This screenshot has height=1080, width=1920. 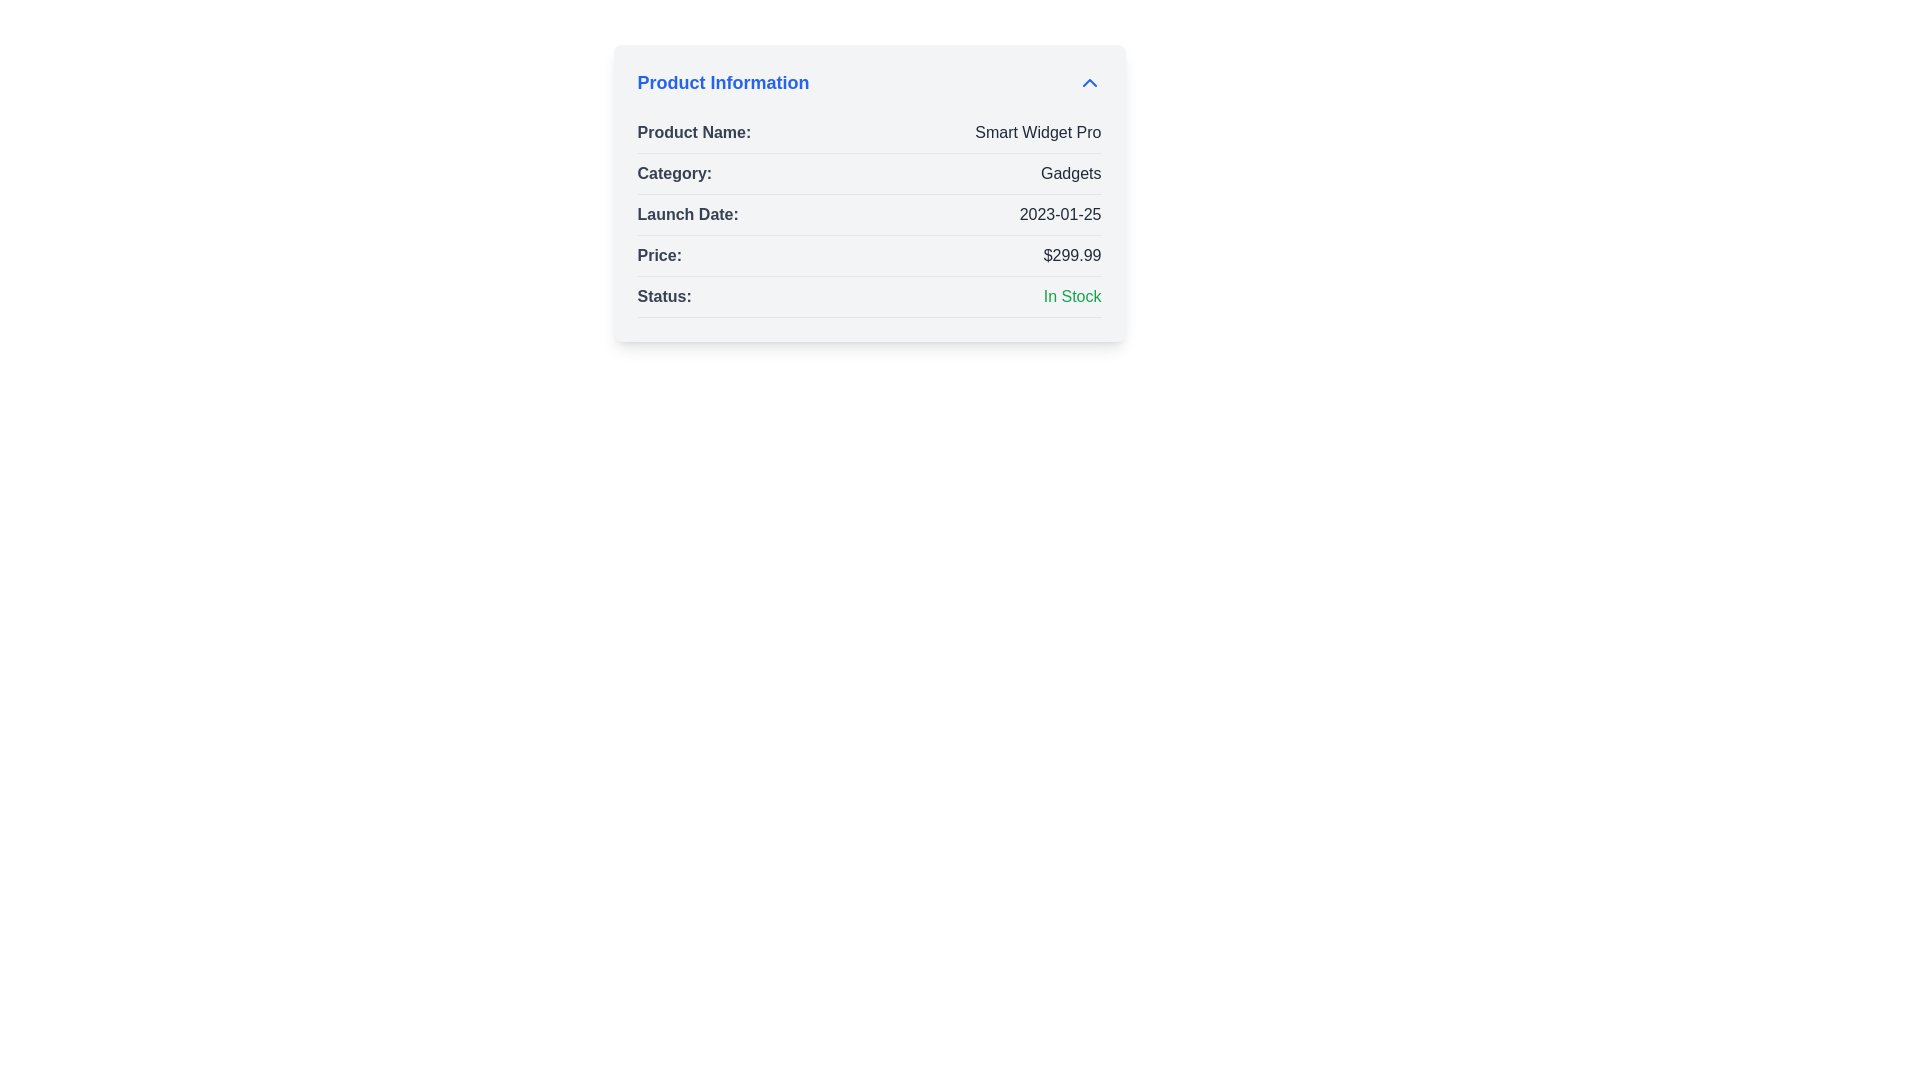 I want to click on the non-interactive label indicating the product category in the 'Product Information' section, located in the second row of the table to the right of the 'Category:' label, so click(x=1070, y=172).